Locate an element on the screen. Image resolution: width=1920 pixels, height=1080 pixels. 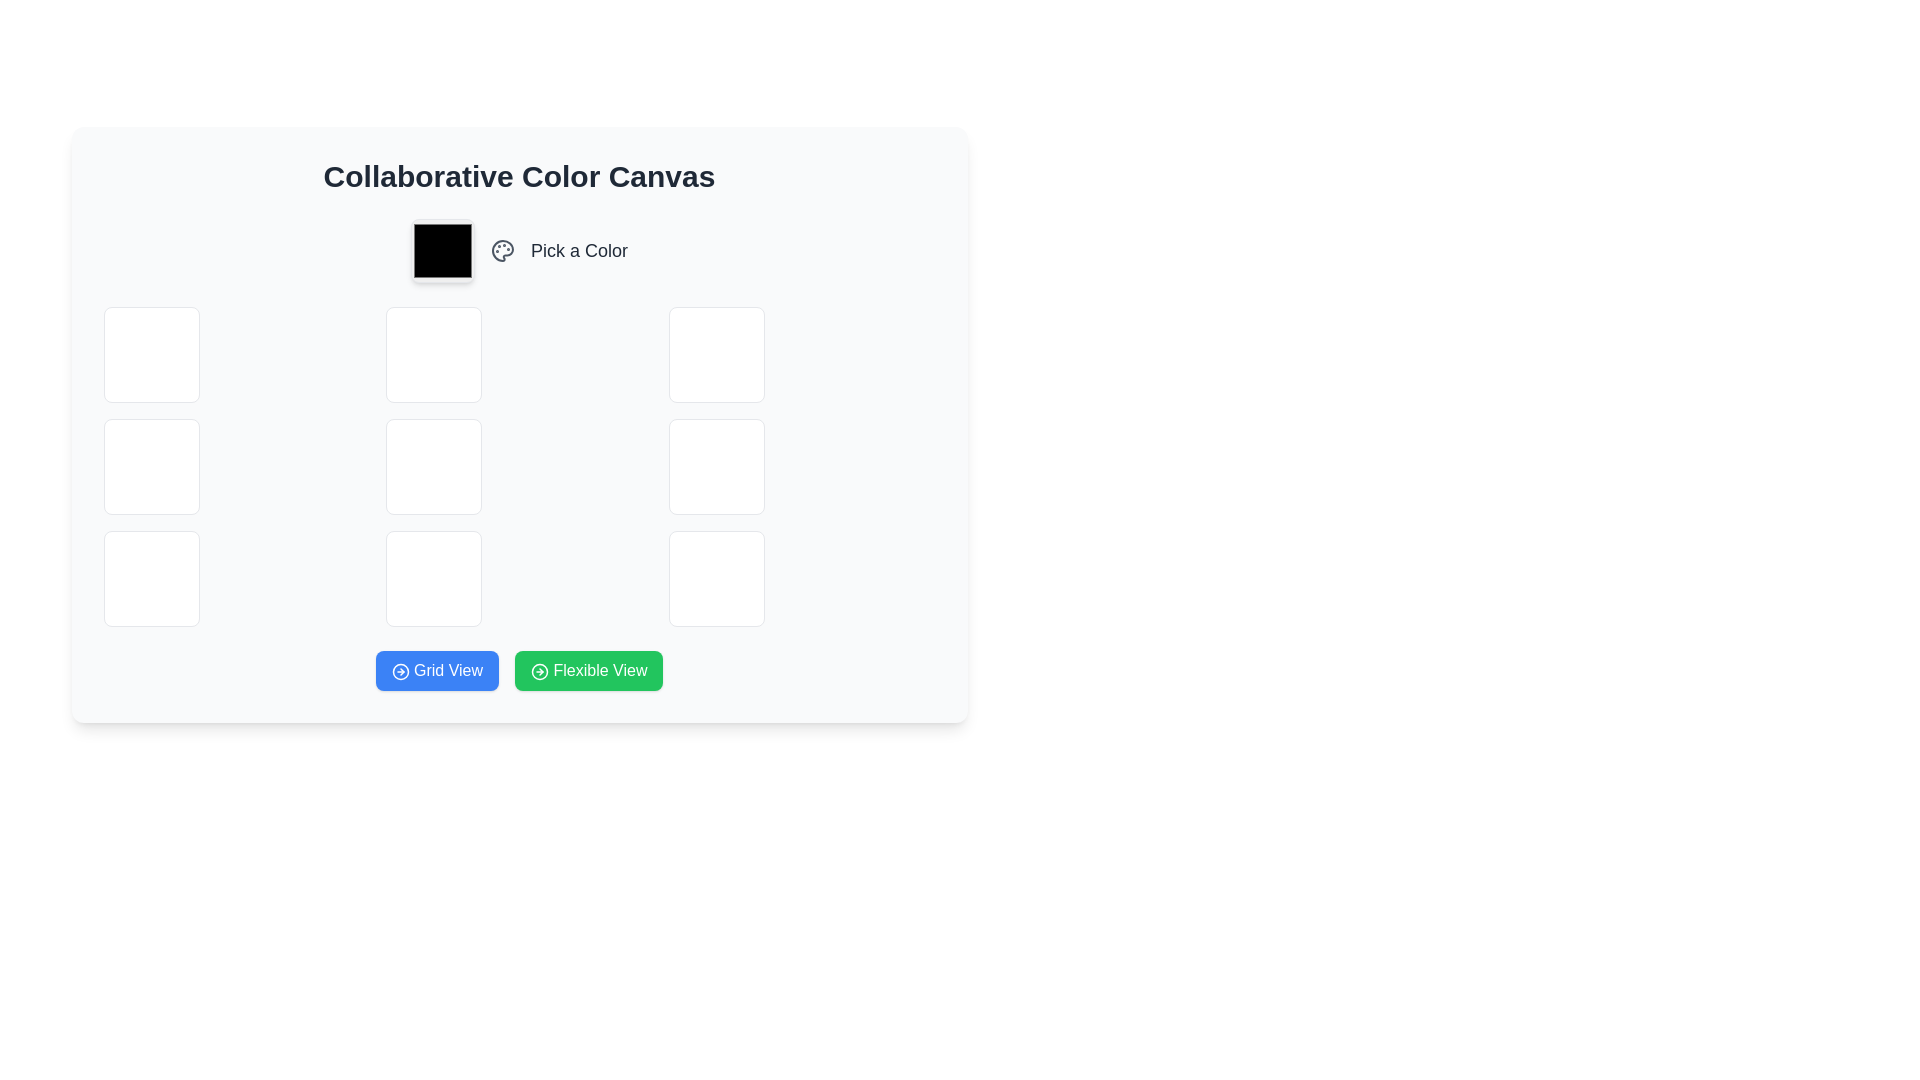
the text label that describes the black square color picker located at the top center of the interface, specifically to the right of the black square color picker and a palette icon is located at coordinates (578, 249).